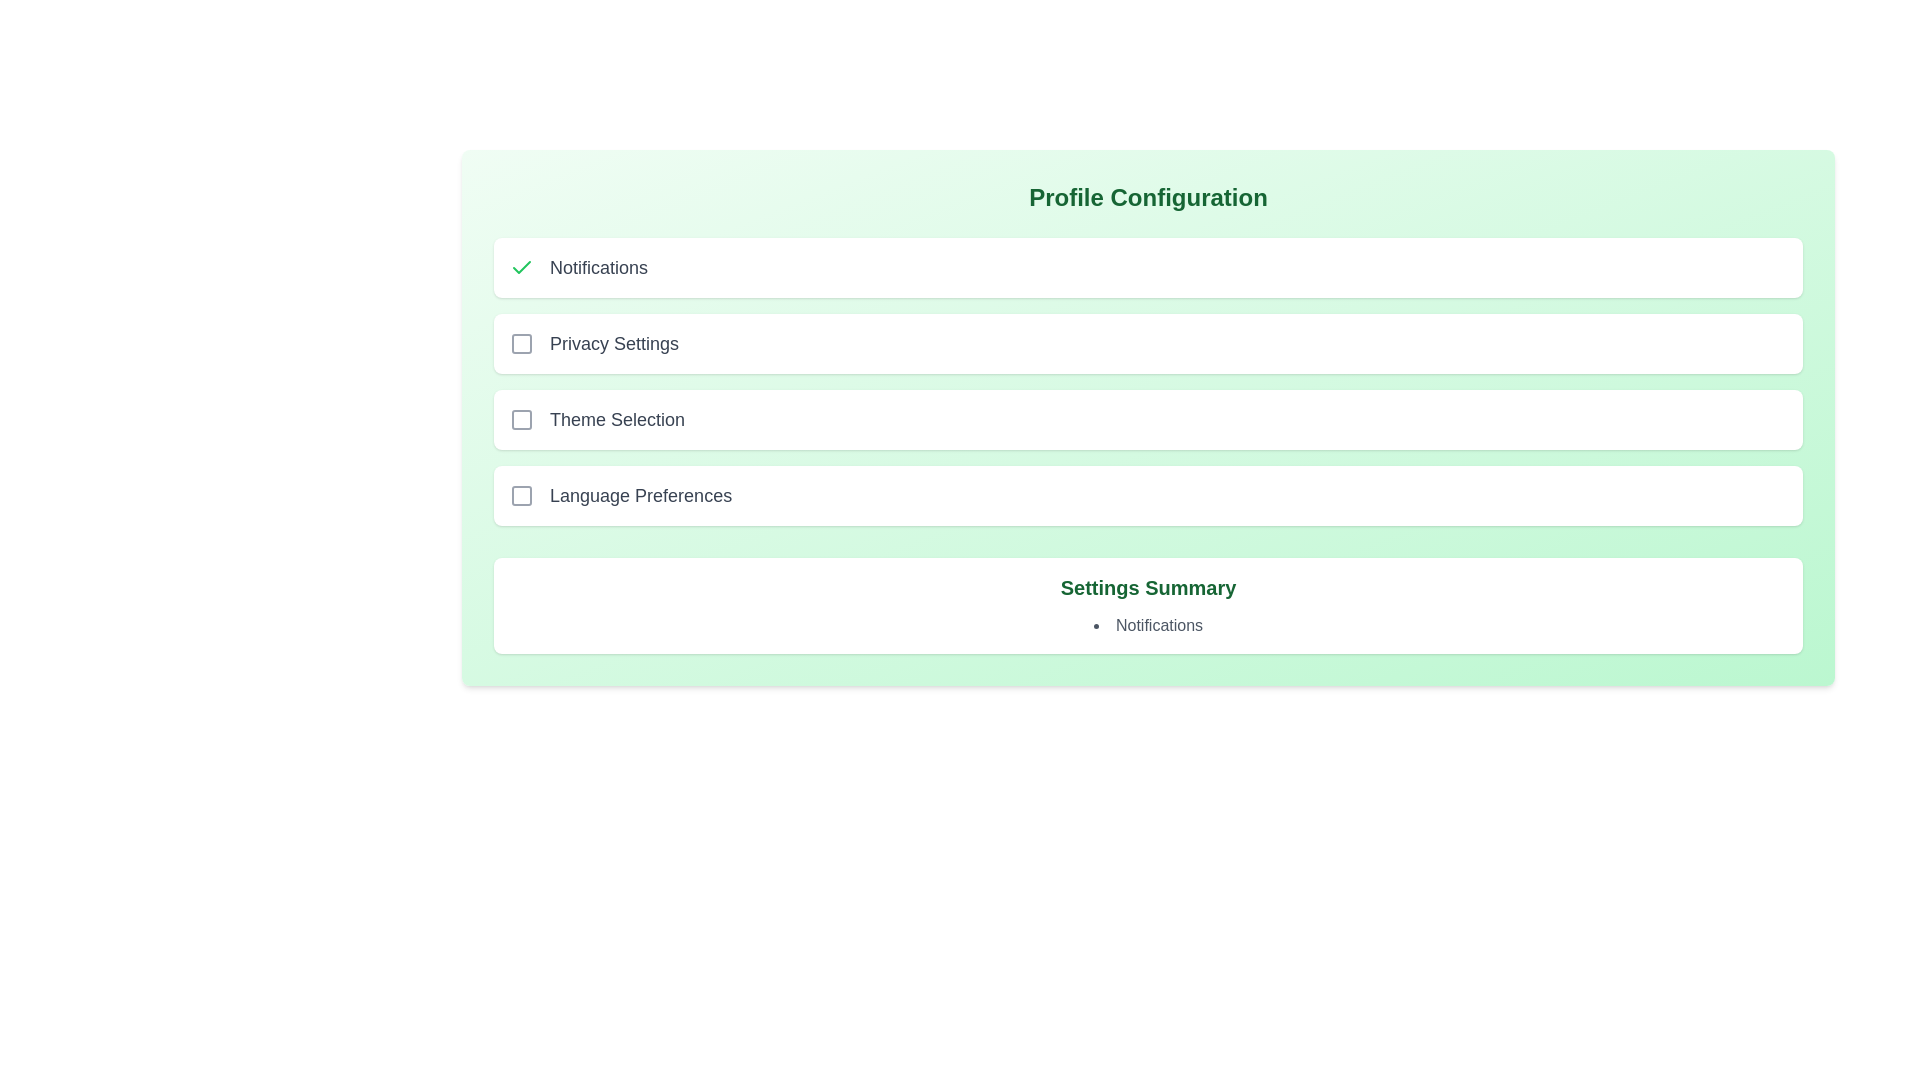  Describe the element at coordinates (522, 419) in the screenshot. I see `the checkbox for the 'Theme Selection' option, which is the third checkbox from the top, located below 'Privacy Settings' and above 'Language Preferences'` at that location.